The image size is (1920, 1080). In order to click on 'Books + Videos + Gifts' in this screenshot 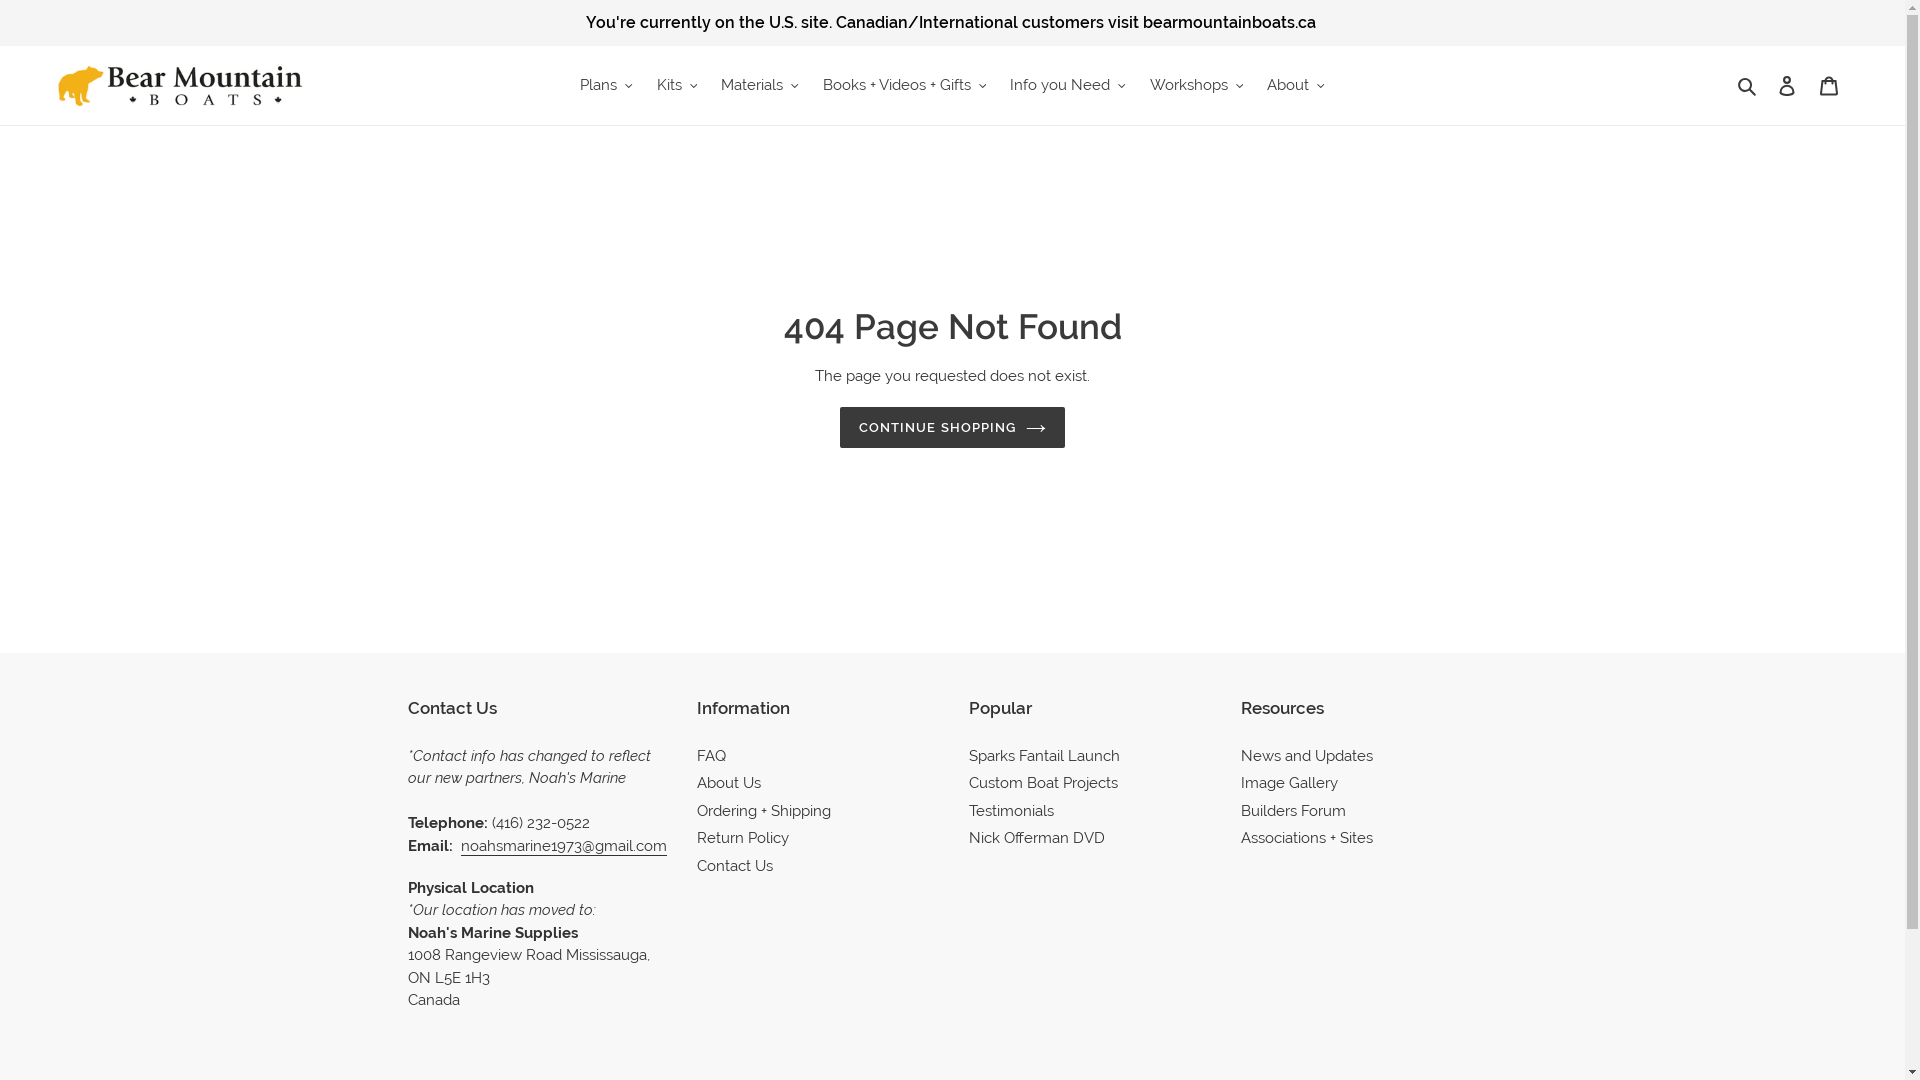, I will do `click(812, 84)`.